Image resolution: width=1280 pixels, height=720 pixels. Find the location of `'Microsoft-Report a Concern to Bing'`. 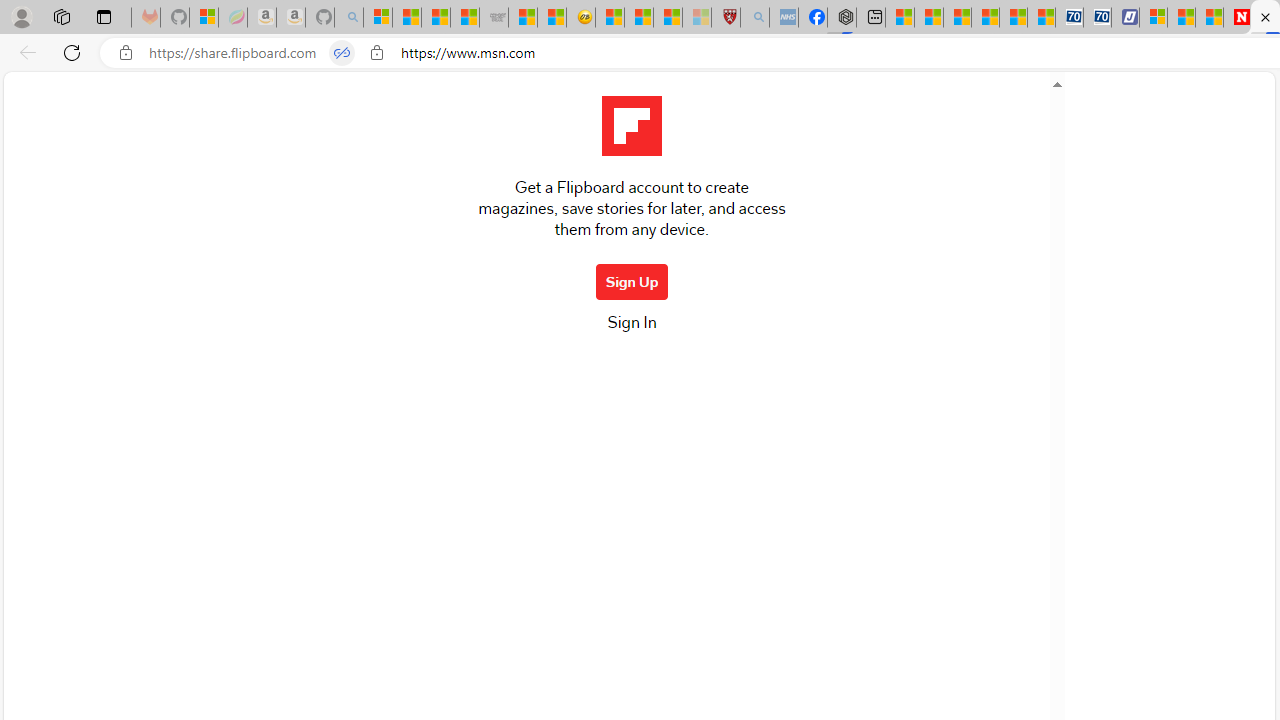

'Microsoft-Report a Concern to Bing' is located at coordinates (203, 17).